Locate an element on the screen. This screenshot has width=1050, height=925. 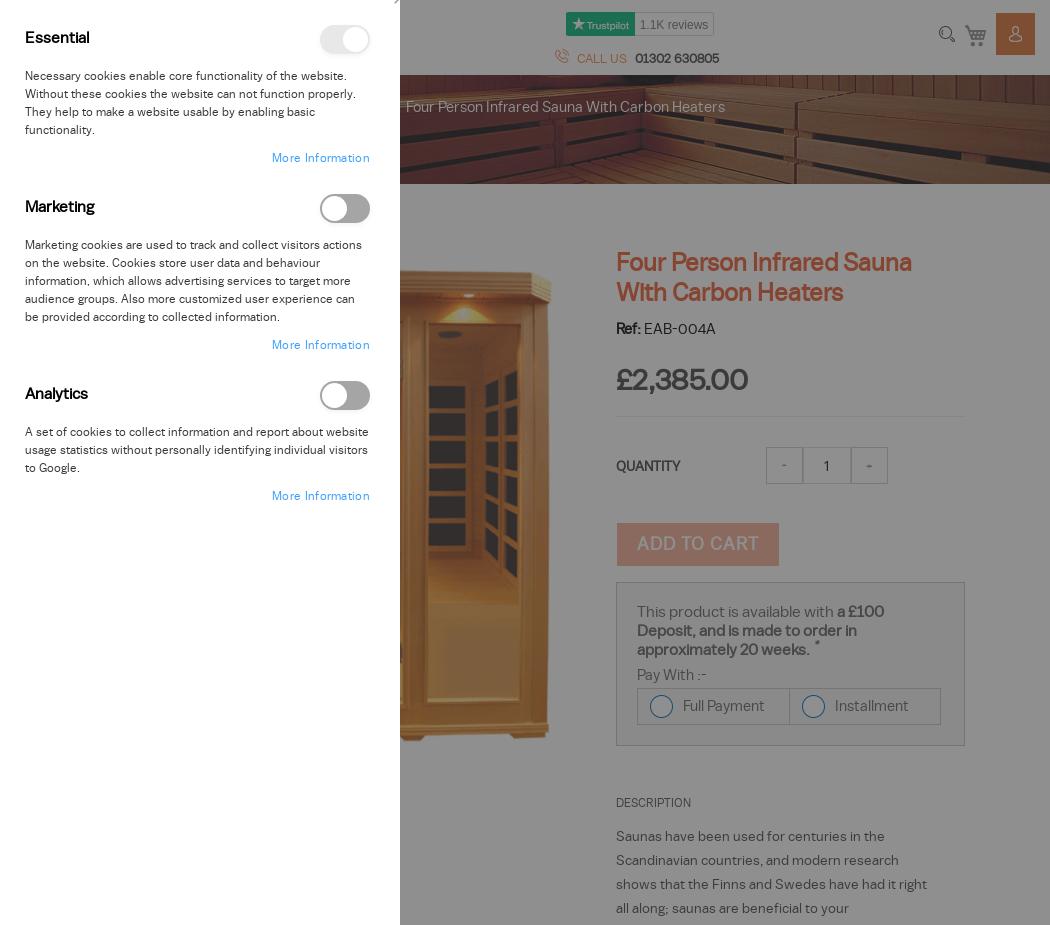
'A set of cookies to collect information and report about website usage statistics without personally identifying individual visitors to Google.' is located at coordinates (195, 449).